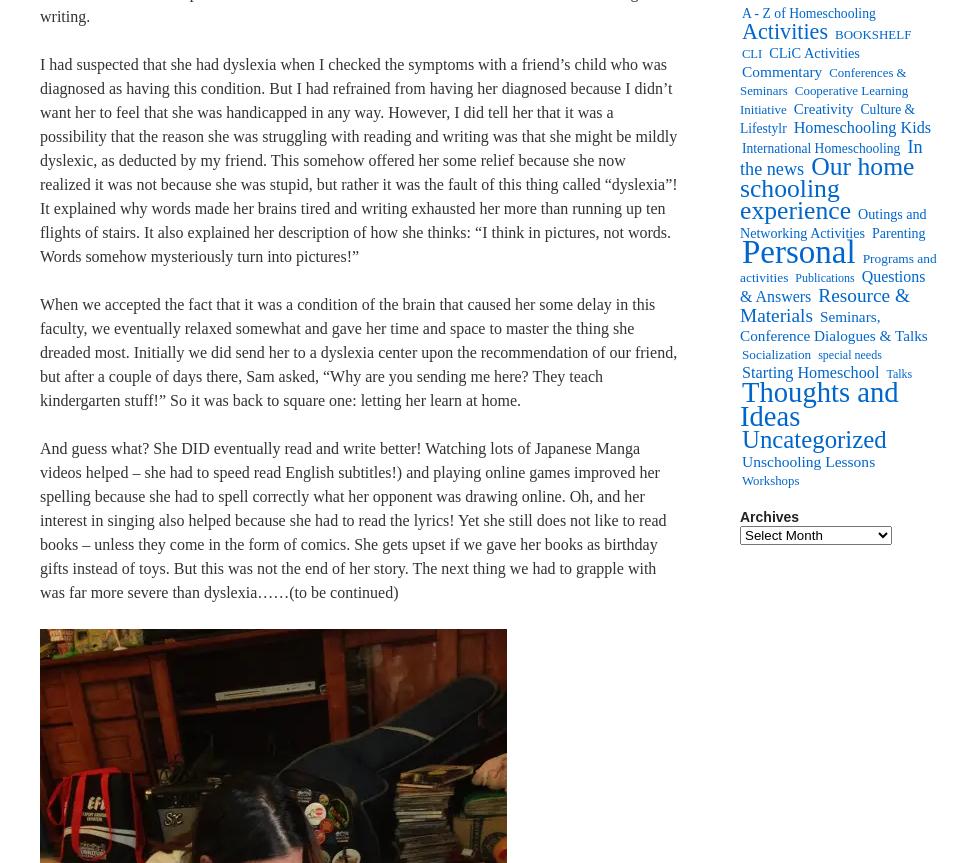 Image resolution: width=980 pixels, height=863 pixels. I want to click on 'Conferences & Seminars', so click(739, 81).